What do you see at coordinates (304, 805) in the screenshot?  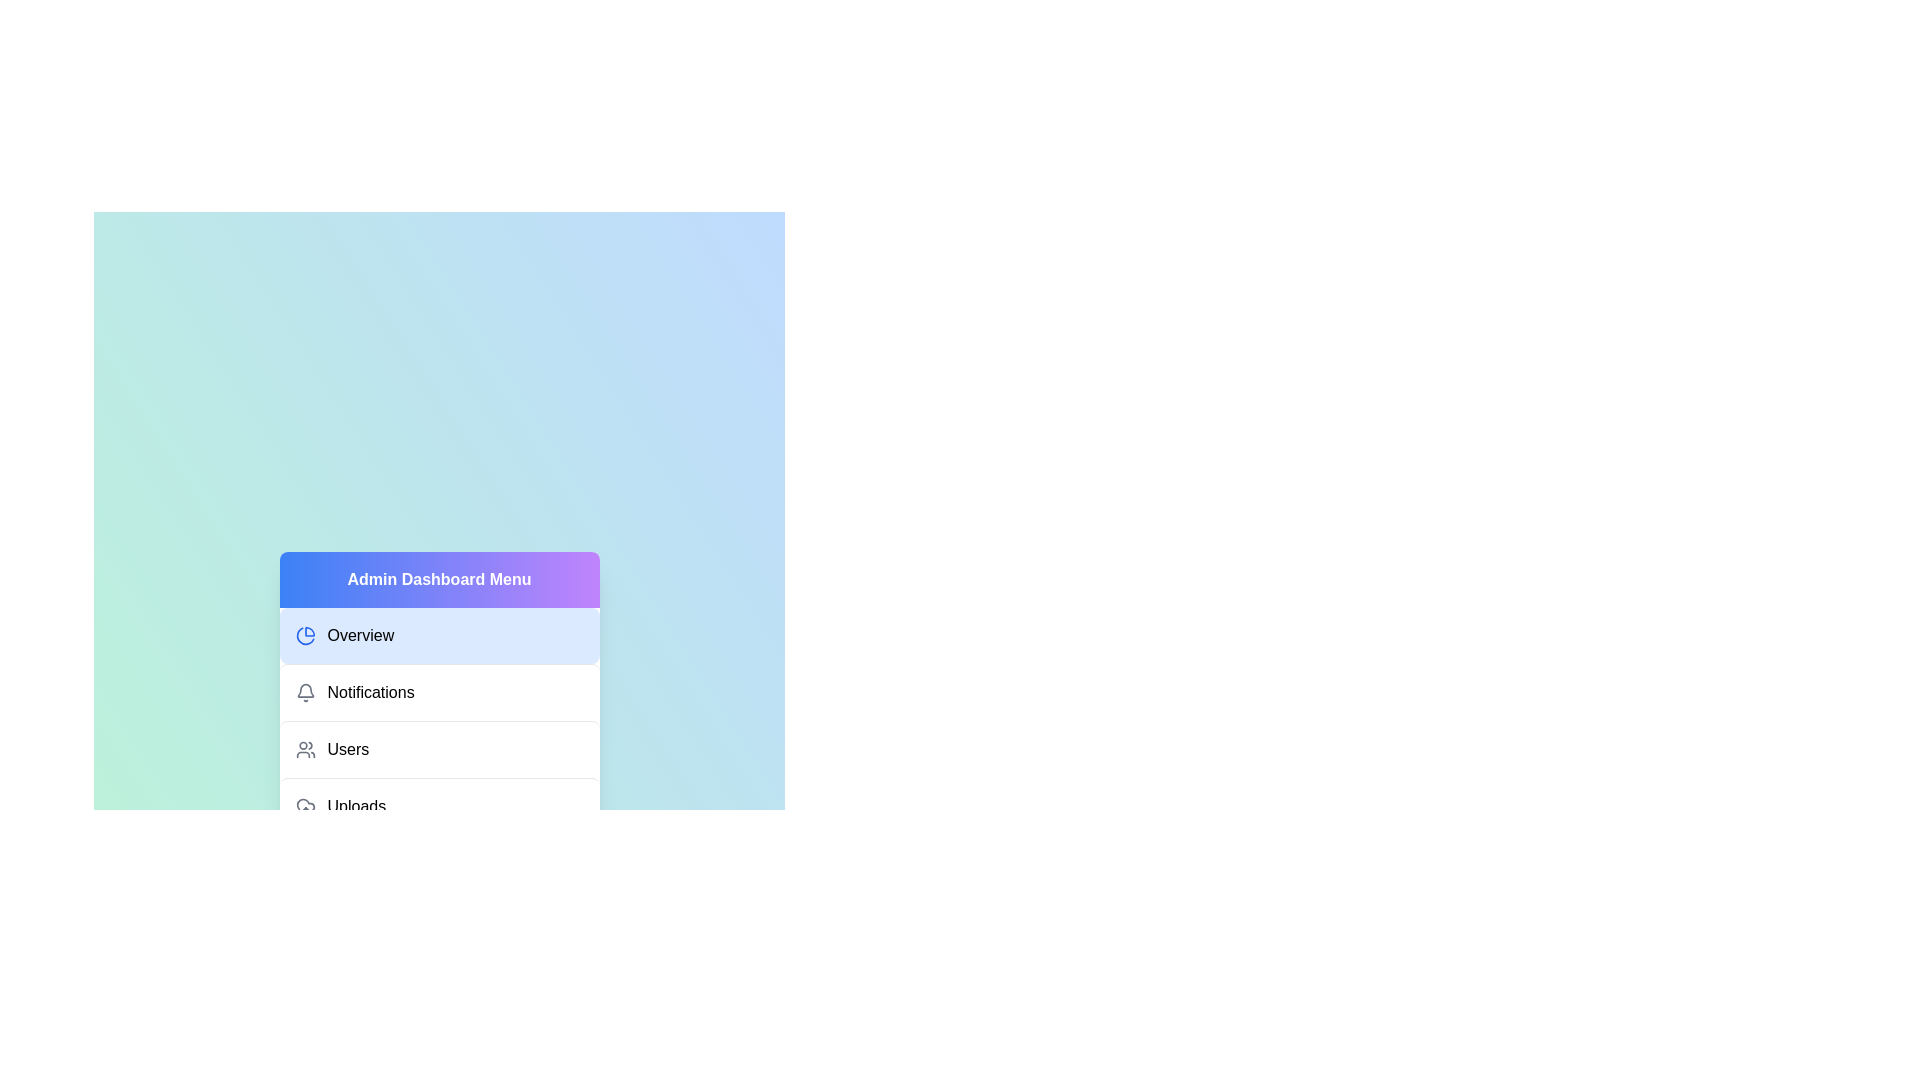 I see `the icon for Uploads to activate it` at bounding box center [304, 805].